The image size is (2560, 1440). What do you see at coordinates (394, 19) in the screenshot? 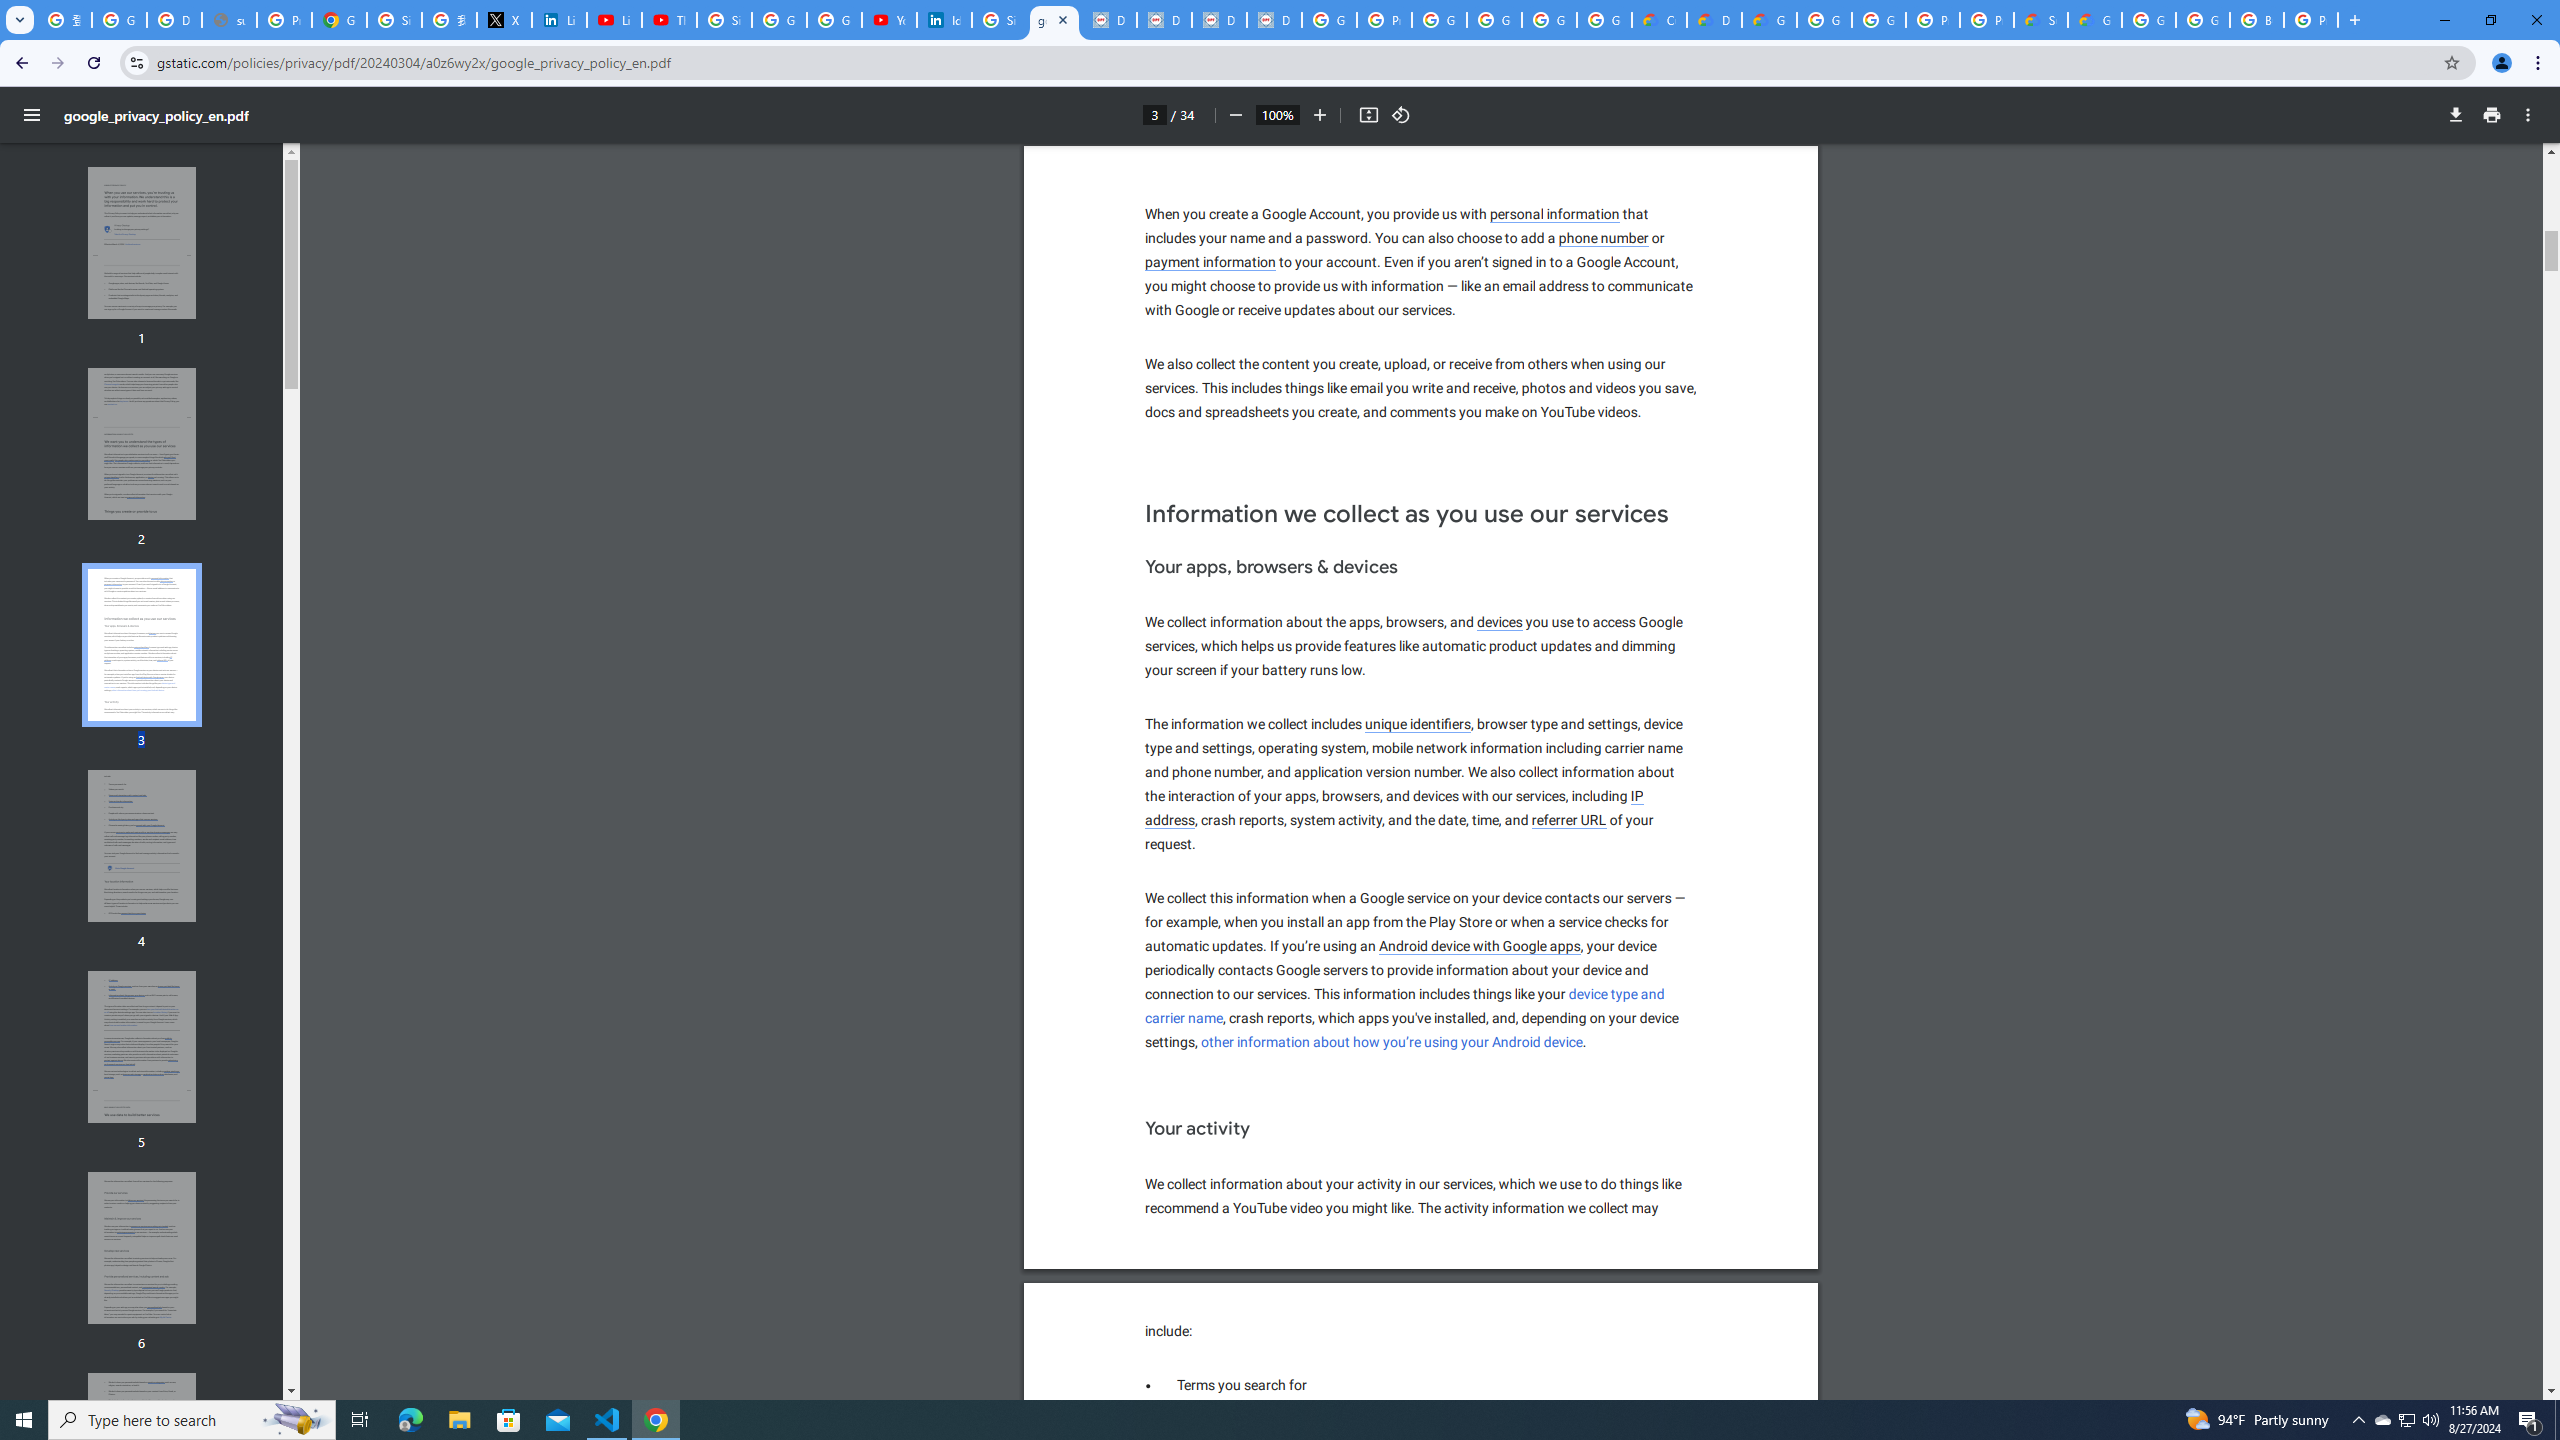
I see `'Sign in - Google Accounts'` at bounding box center [394, 19].